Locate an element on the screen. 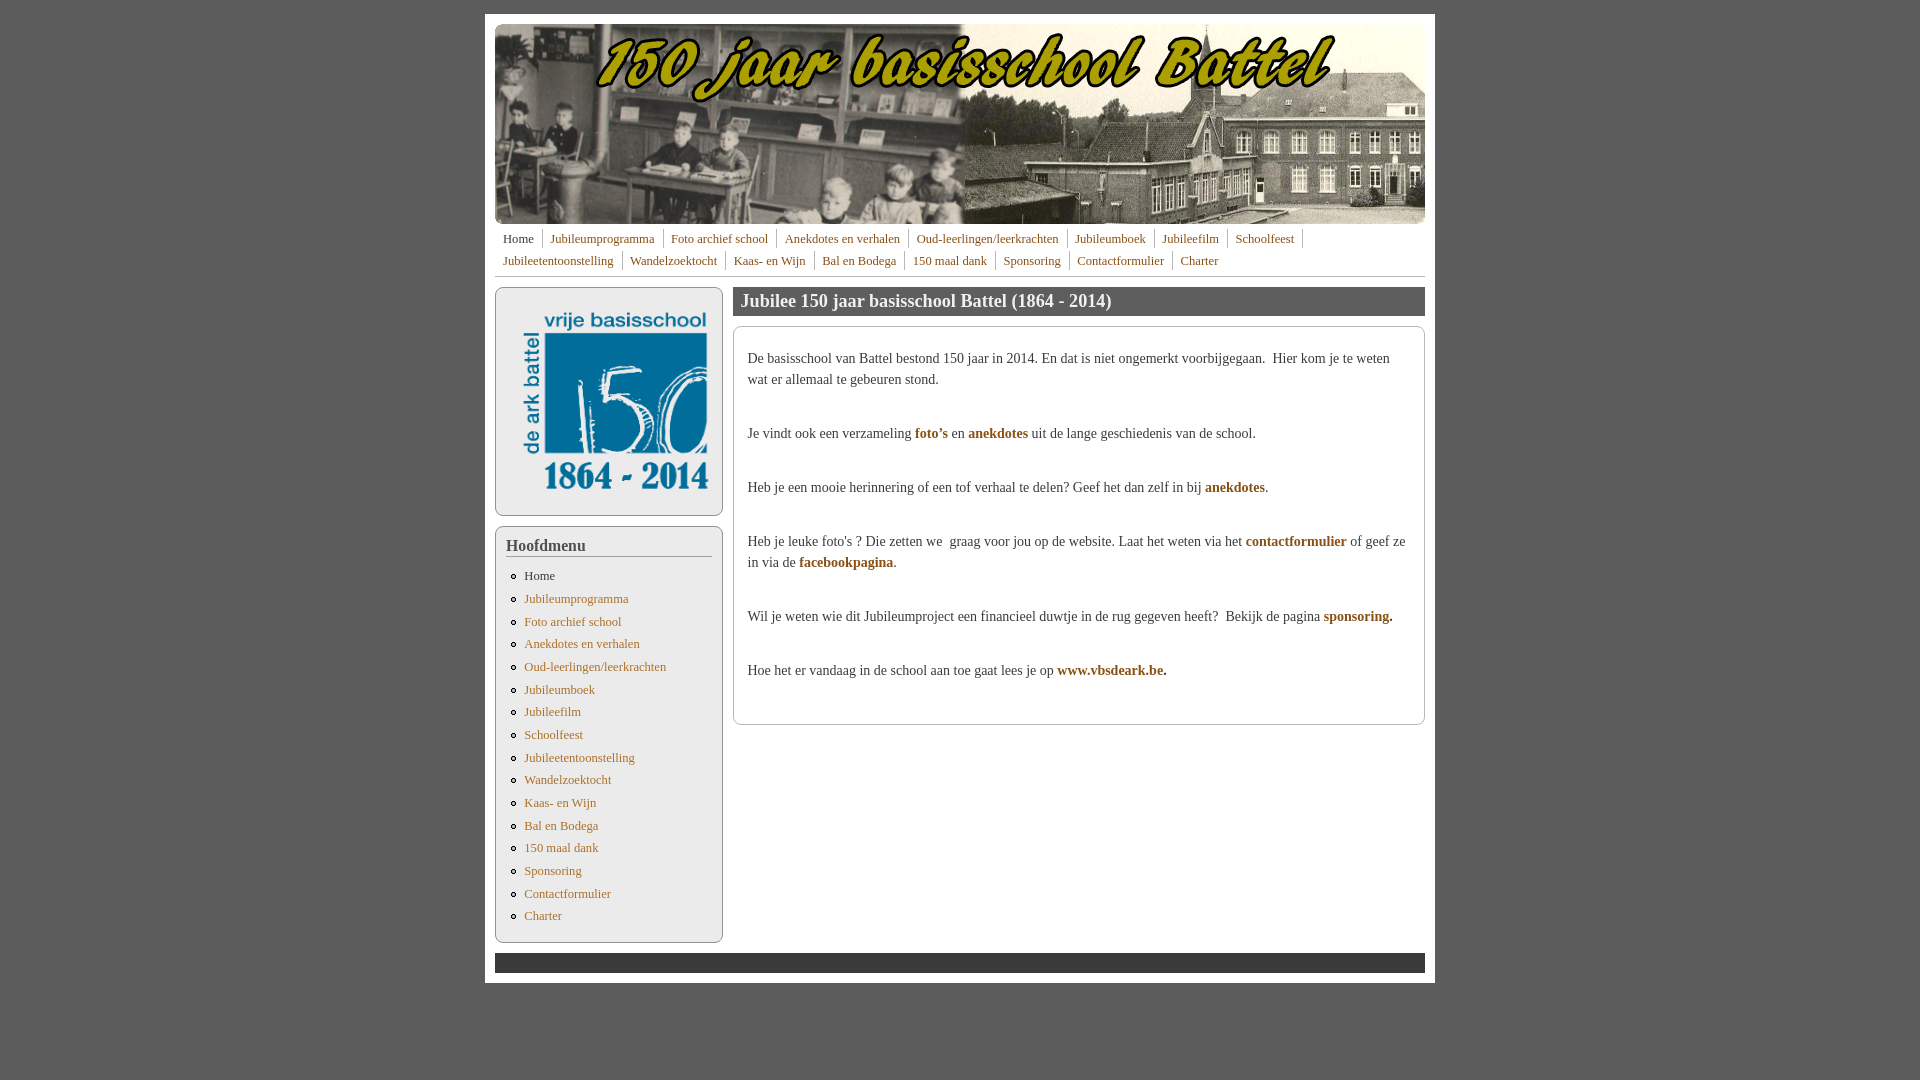  'Anekdotes en verhalen' is located at coordinates (580, 644).